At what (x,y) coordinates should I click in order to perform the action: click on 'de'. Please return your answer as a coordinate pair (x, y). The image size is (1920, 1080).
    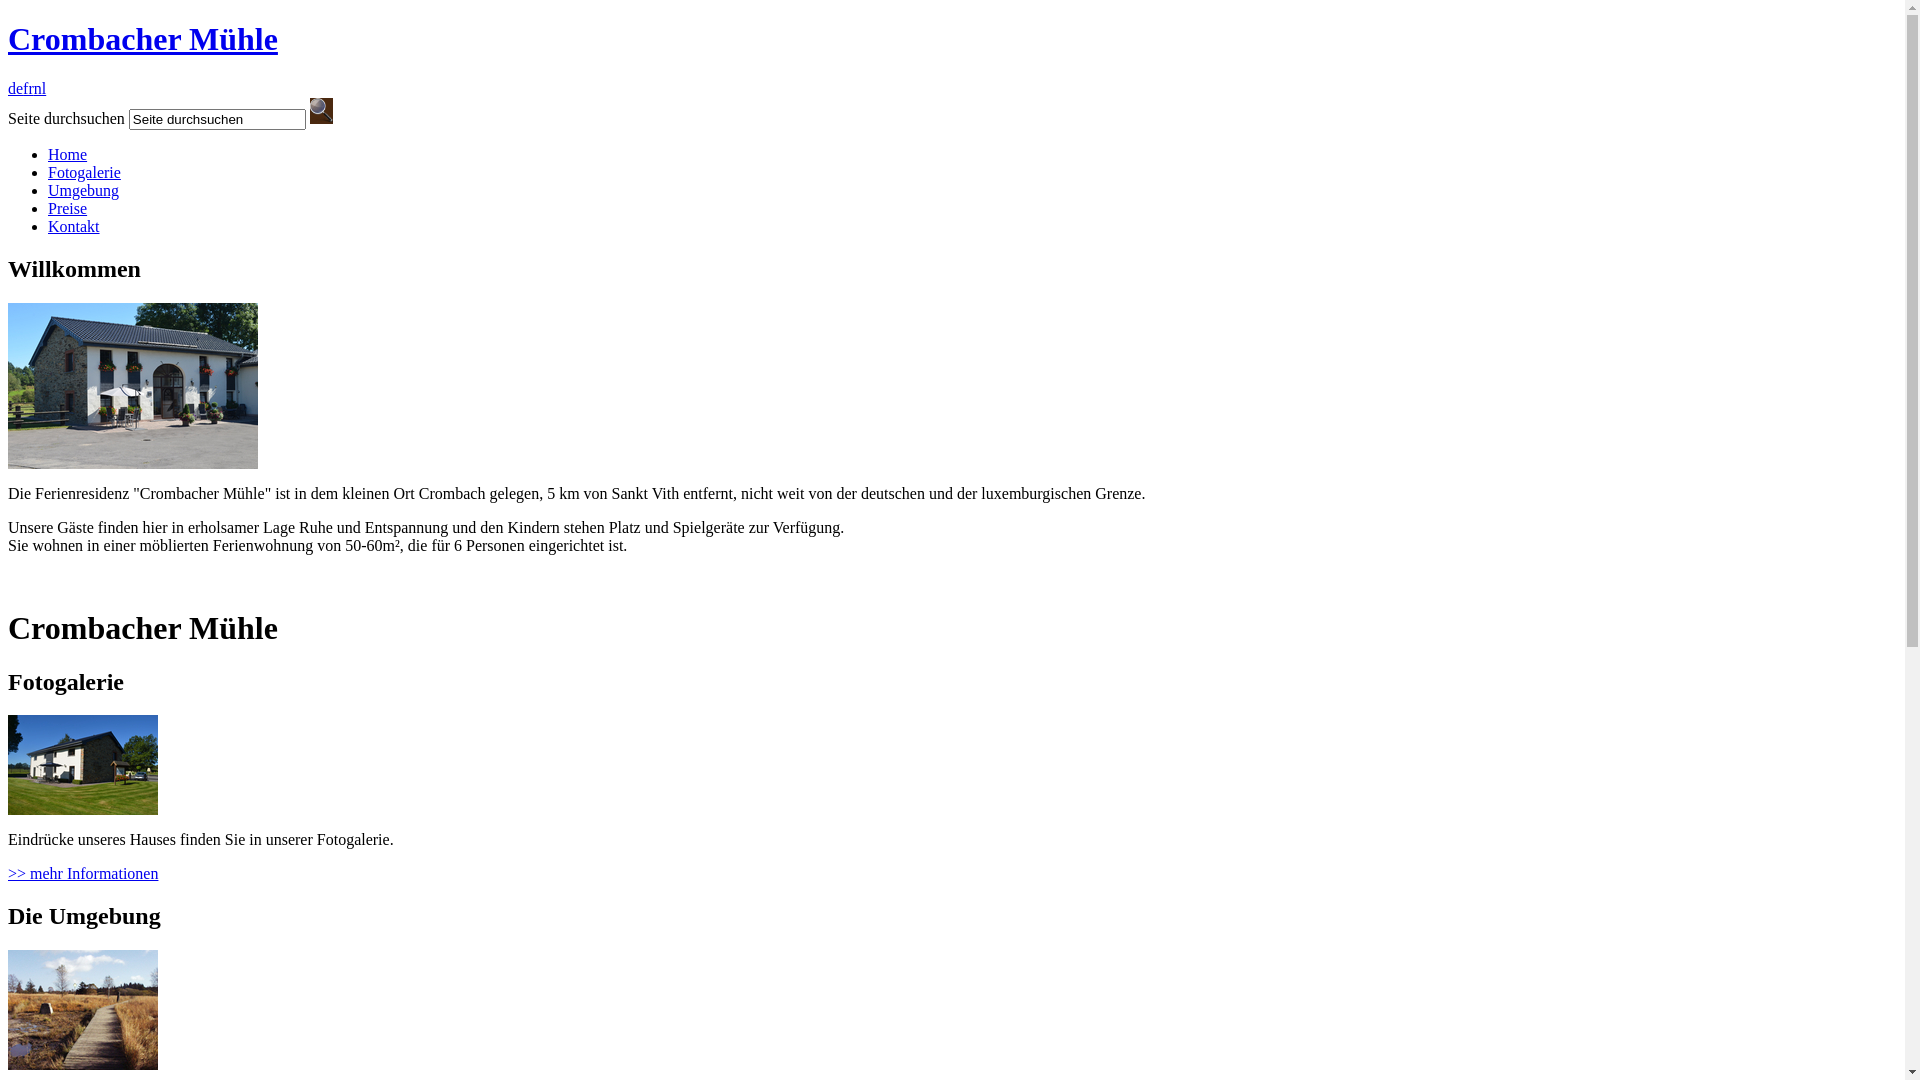
    Looking at the image, I should click on (15, 87).